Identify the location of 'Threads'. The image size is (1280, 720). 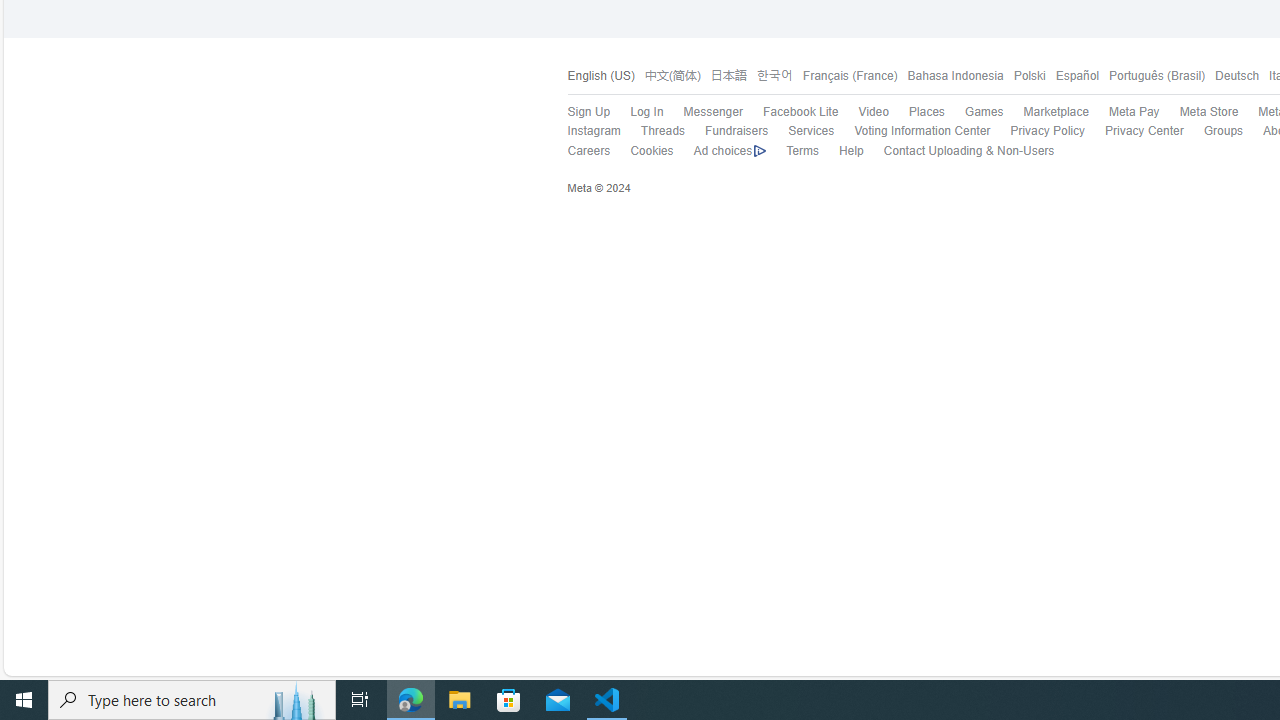
(662, 131).